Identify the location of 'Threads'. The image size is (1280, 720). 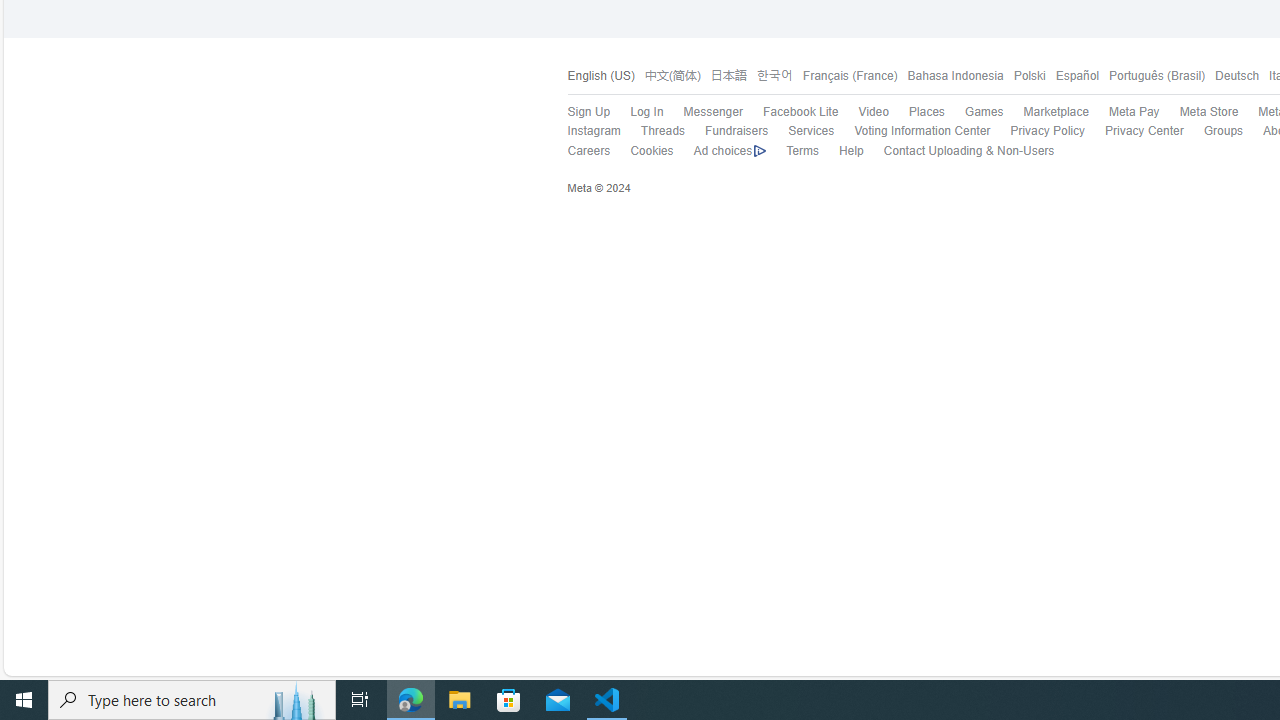
(662, 131).